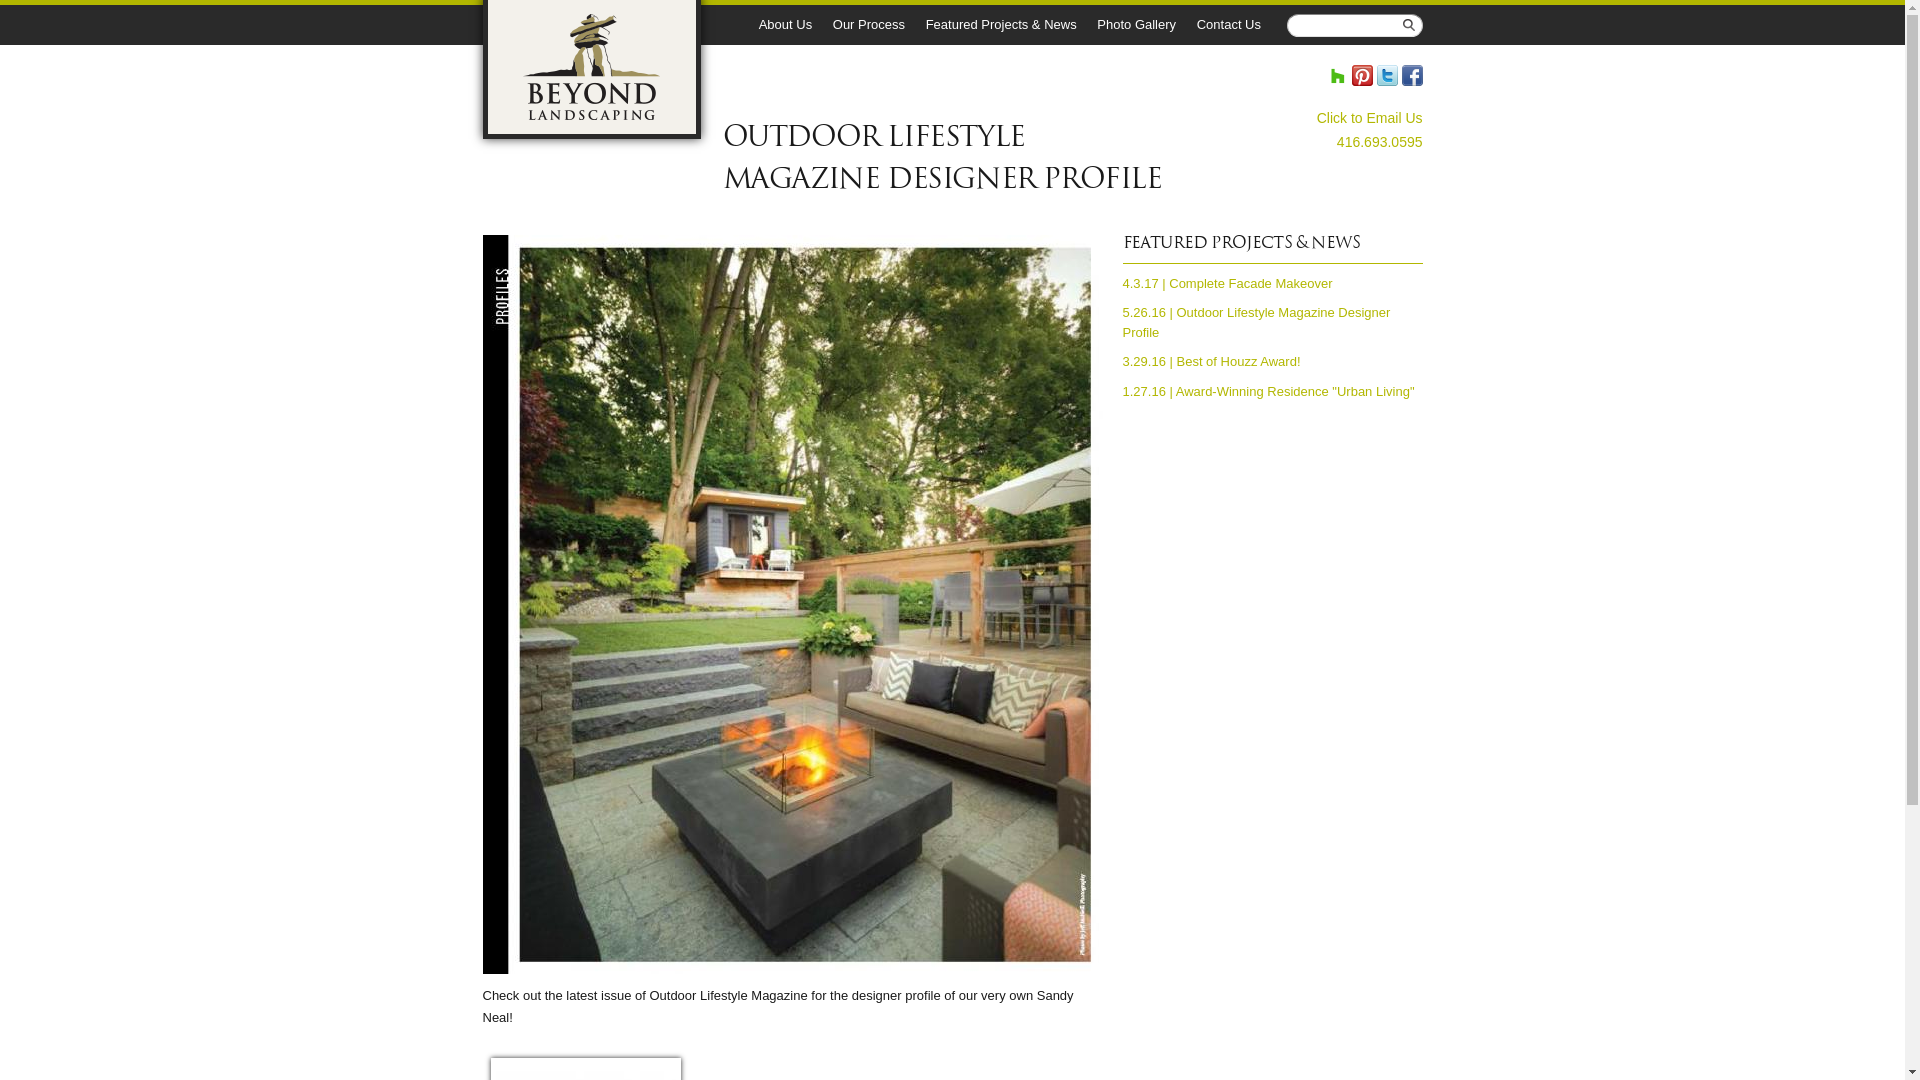 Image resolution: width=1920 pixels, height=1080 pixels. Describe the element at coordinates (1138, 18) in the screenshot. I see `'Photo Gallery'` at that location.